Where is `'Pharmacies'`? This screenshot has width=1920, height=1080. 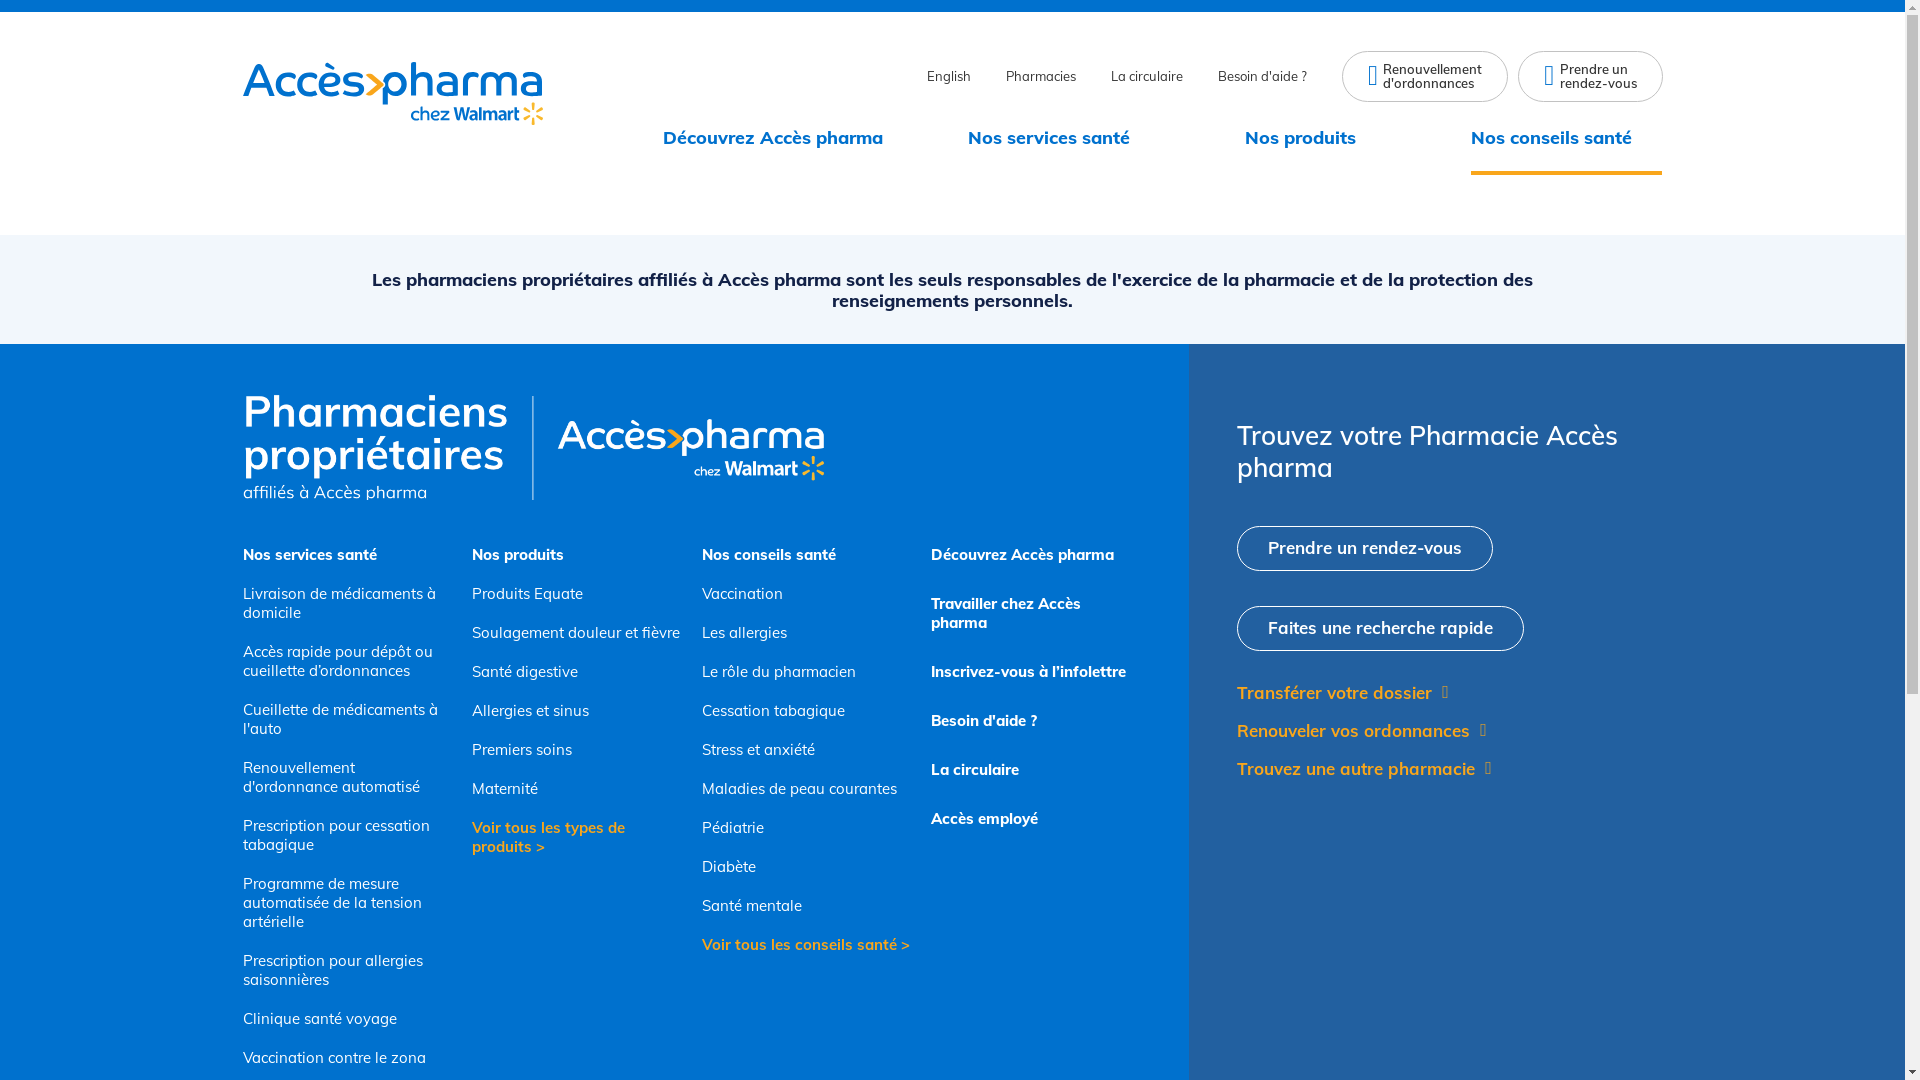
'Pharmacies' is located at coordinates (1006, 75).